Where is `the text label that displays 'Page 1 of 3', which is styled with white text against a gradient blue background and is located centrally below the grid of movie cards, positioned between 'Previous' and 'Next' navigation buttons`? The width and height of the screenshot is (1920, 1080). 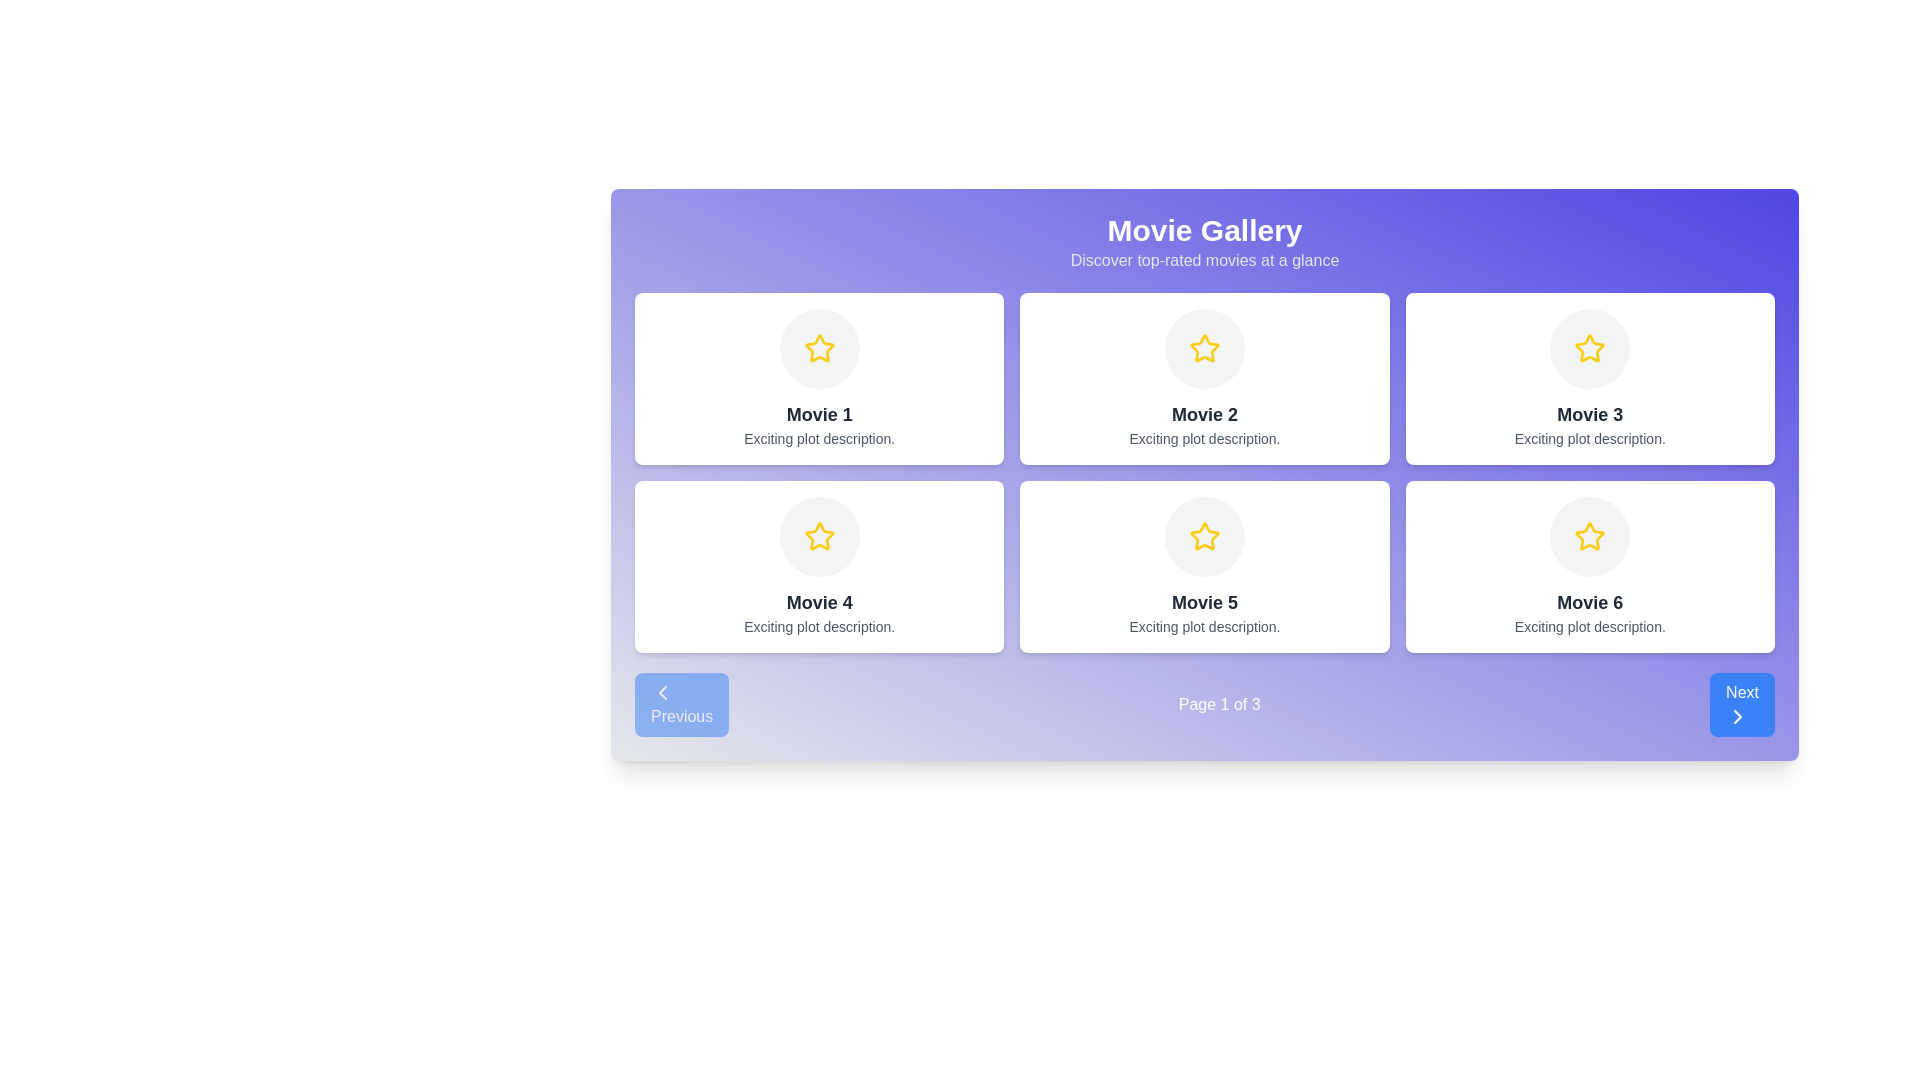
the text label that displays 'Page 1 of 3', which is styled with white text against a gradient blue background and is located centrally below the grid of movie cards, positioned between 'Previous' and 'Next' navigation buttons is located at coordinates (1218, 704).